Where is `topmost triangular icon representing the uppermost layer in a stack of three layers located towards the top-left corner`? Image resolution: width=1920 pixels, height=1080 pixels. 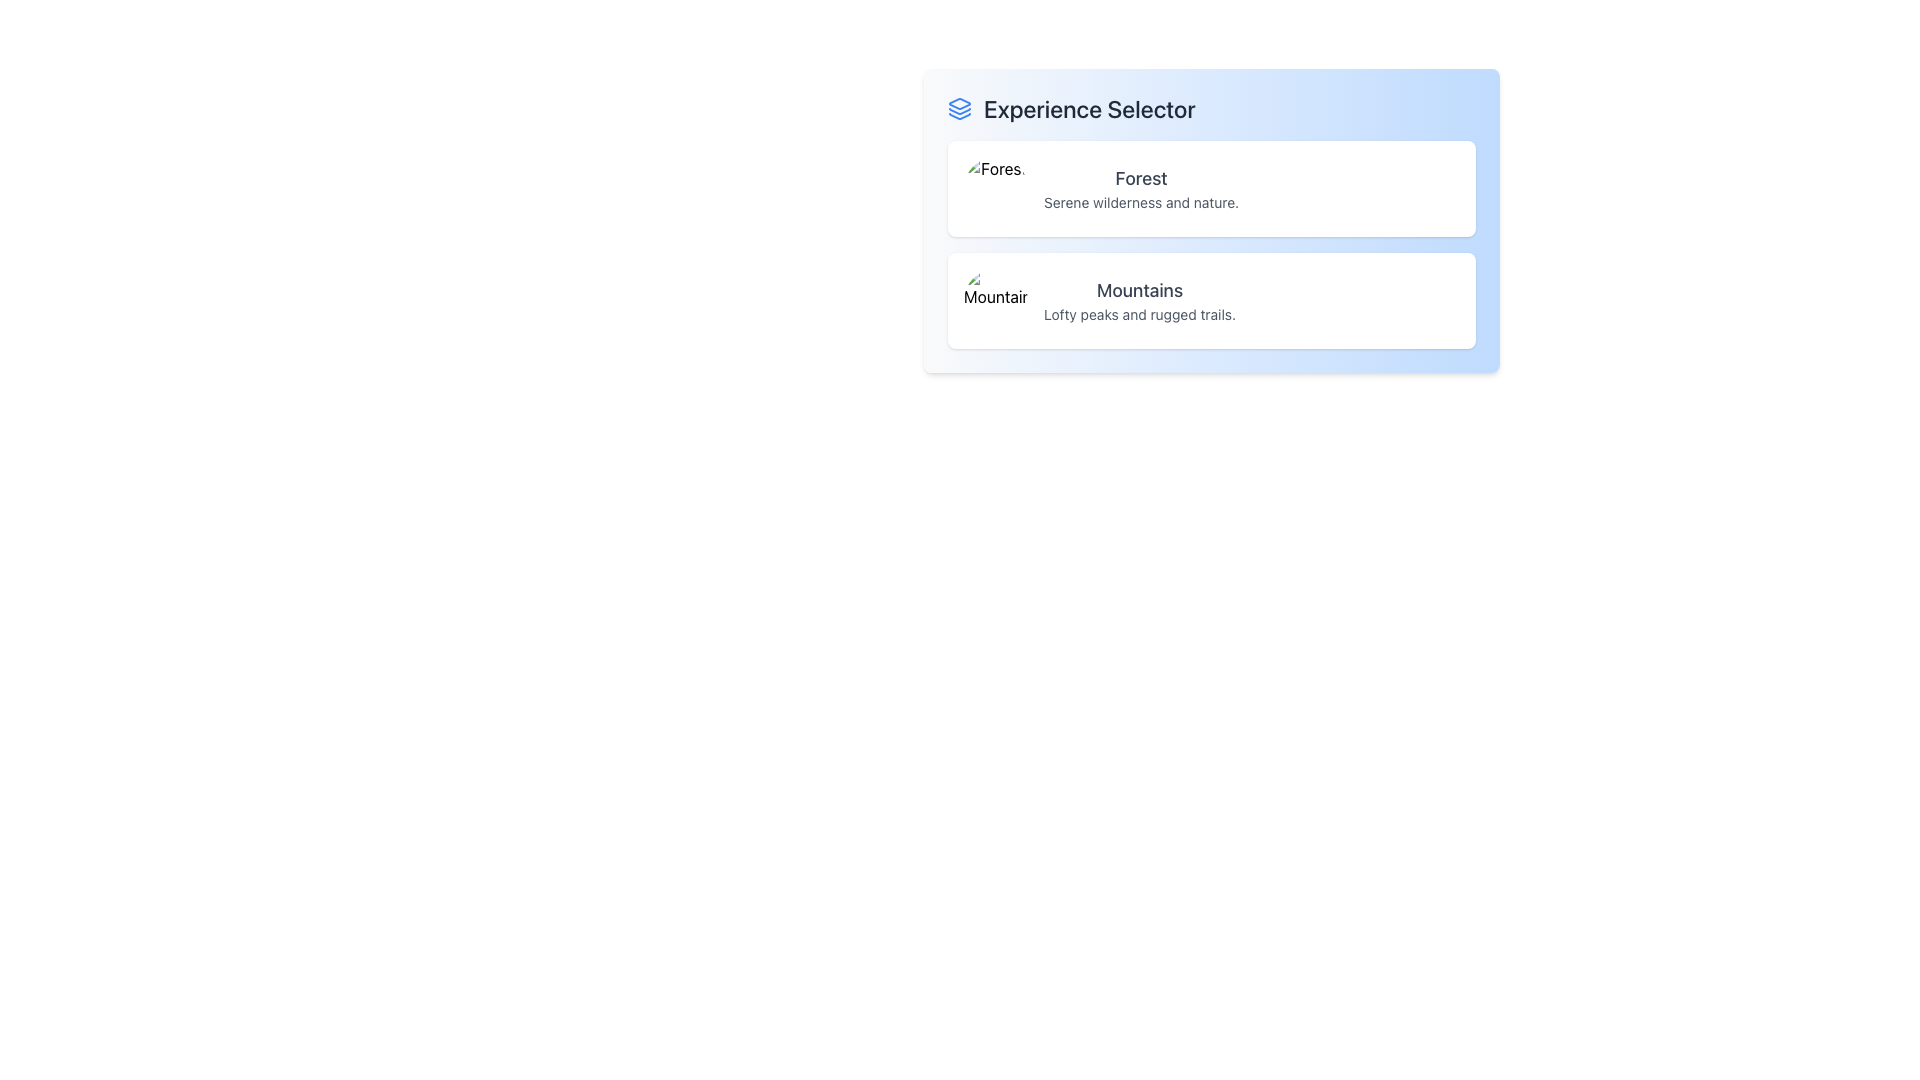 topmost triangular icon representing the uppermost layer in a stack of three layers located towards the top-left corner is located at coordinates (960, 104).